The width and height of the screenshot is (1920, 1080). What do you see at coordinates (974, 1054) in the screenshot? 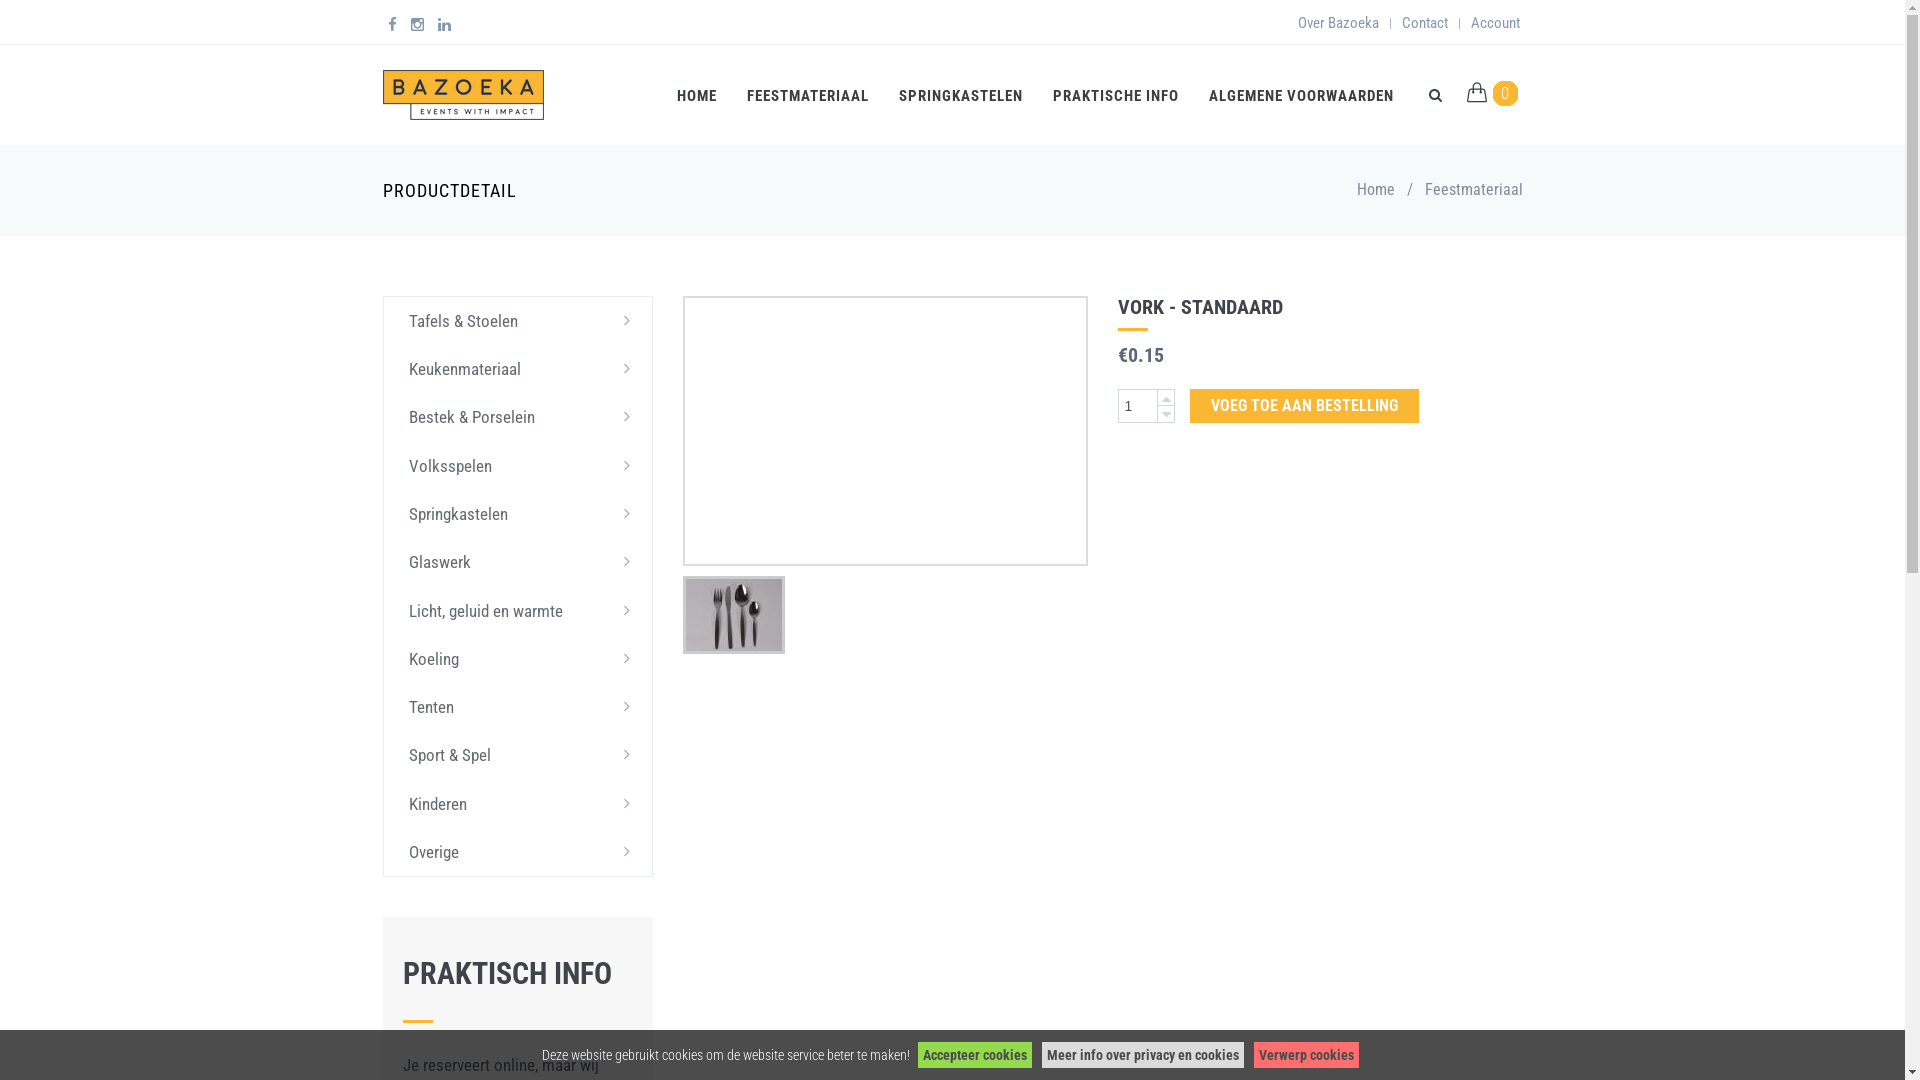
I see `'Accepteer cookies'` at bounding box center [974, 1054].